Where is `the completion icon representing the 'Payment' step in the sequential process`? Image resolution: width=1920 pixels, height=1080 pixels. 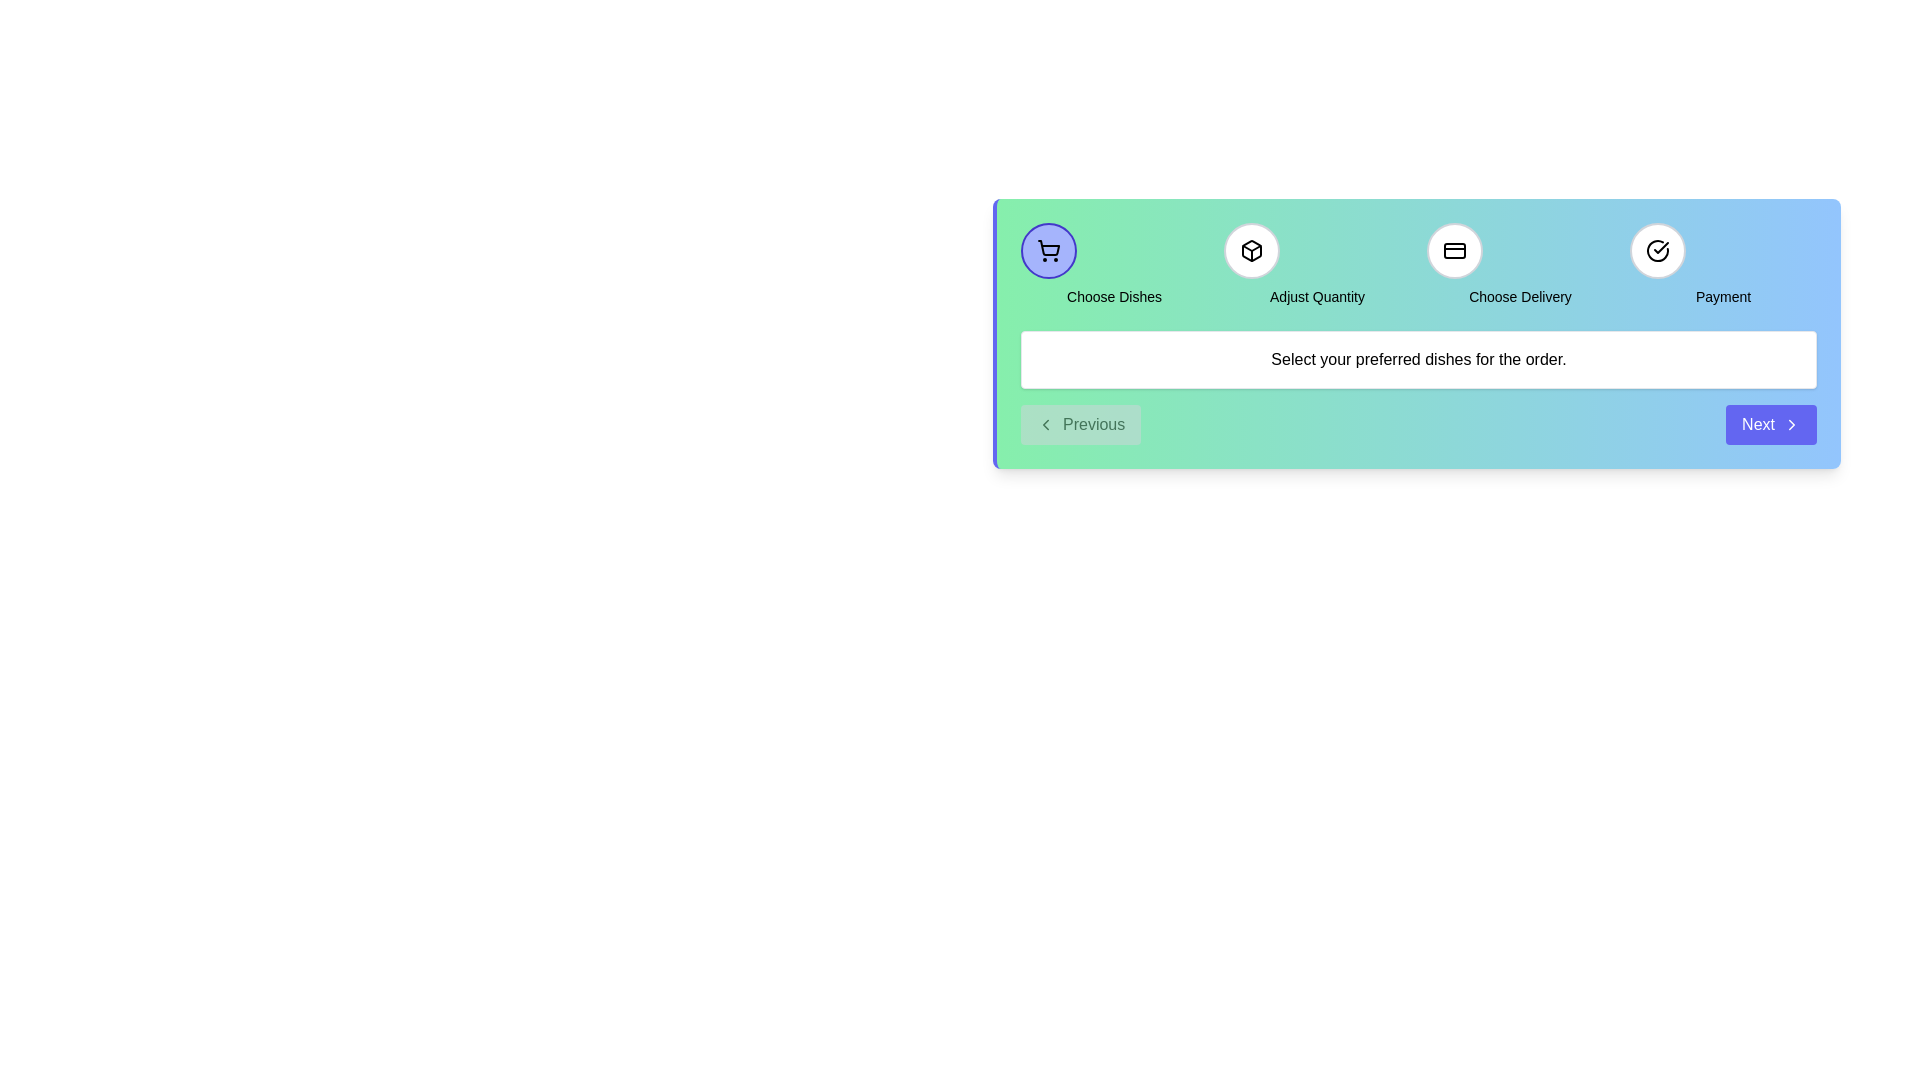 the completion icon representing the 'Payment' step in the sequential process is located at coordinates (1657, 249).